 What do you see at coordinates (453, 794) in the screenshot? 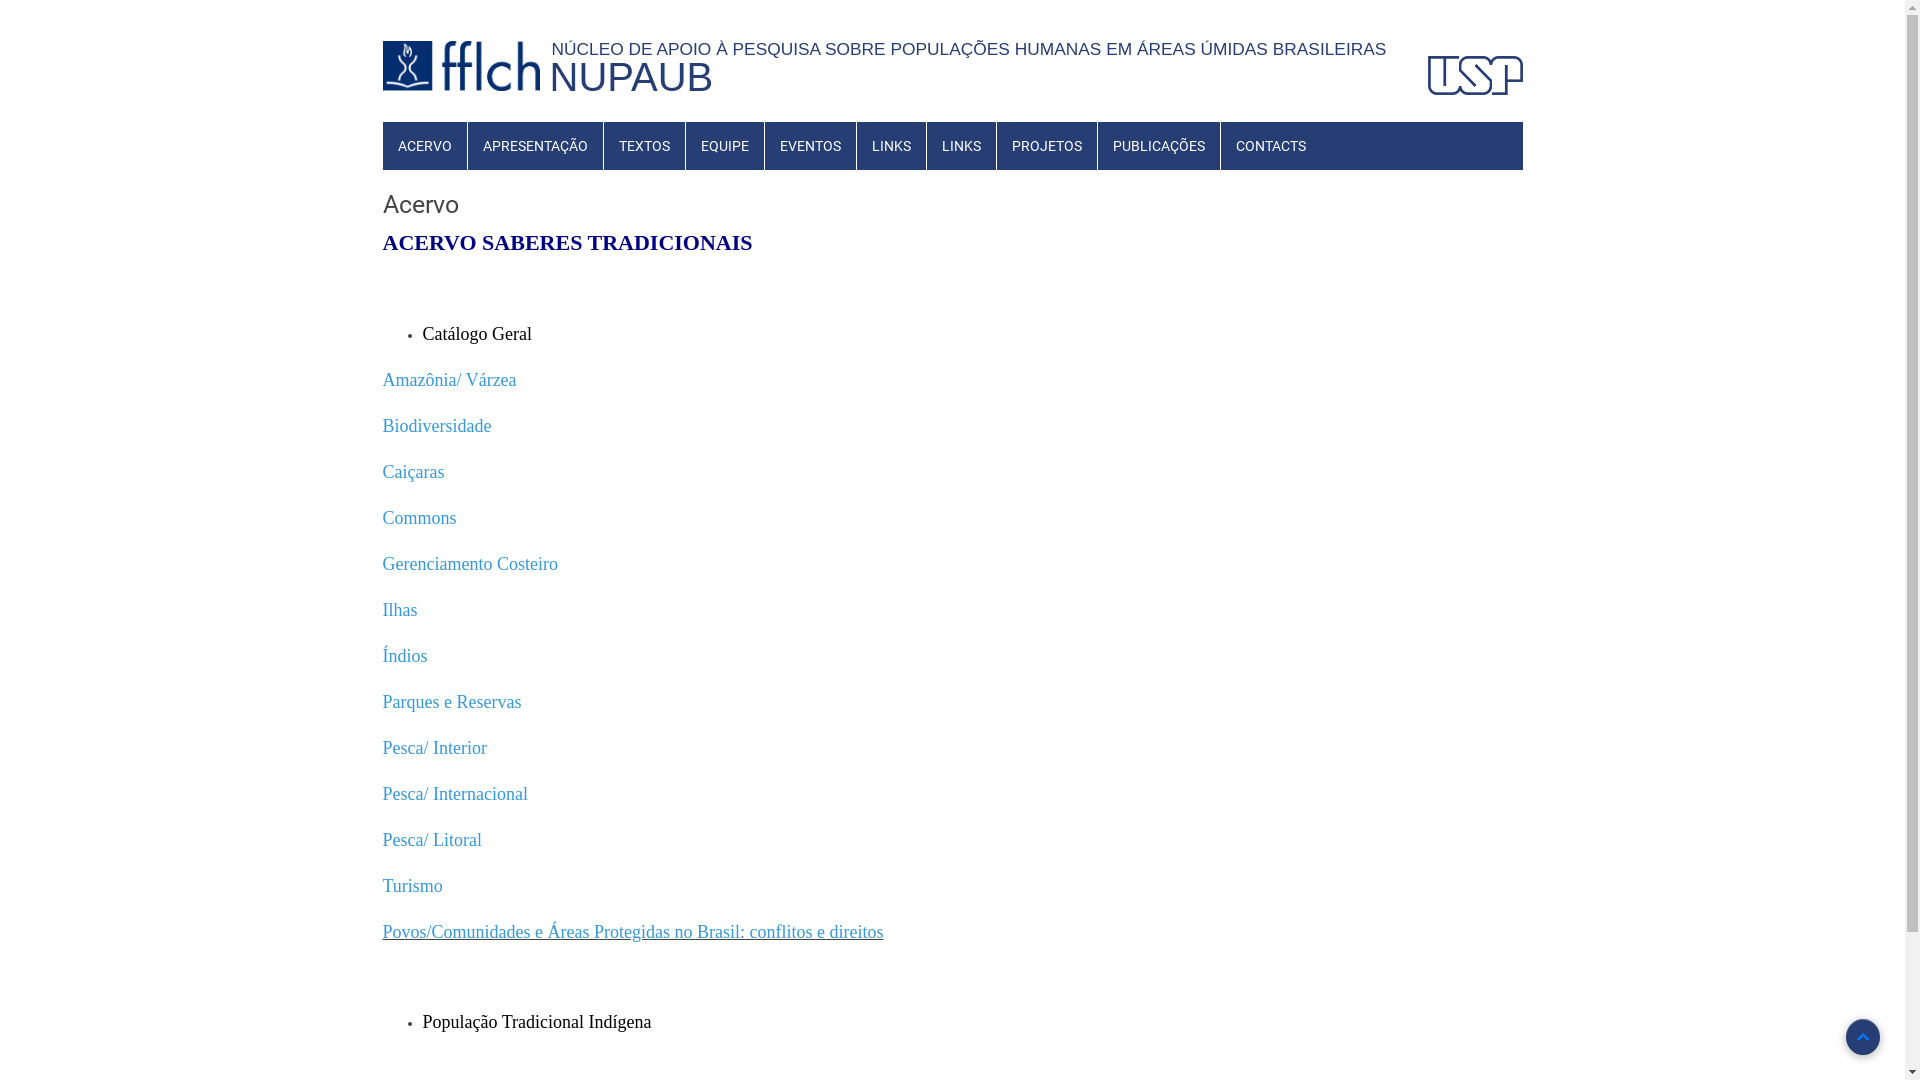
I see `'Pesca/ Internacional'` at bounding box center [453, 794].